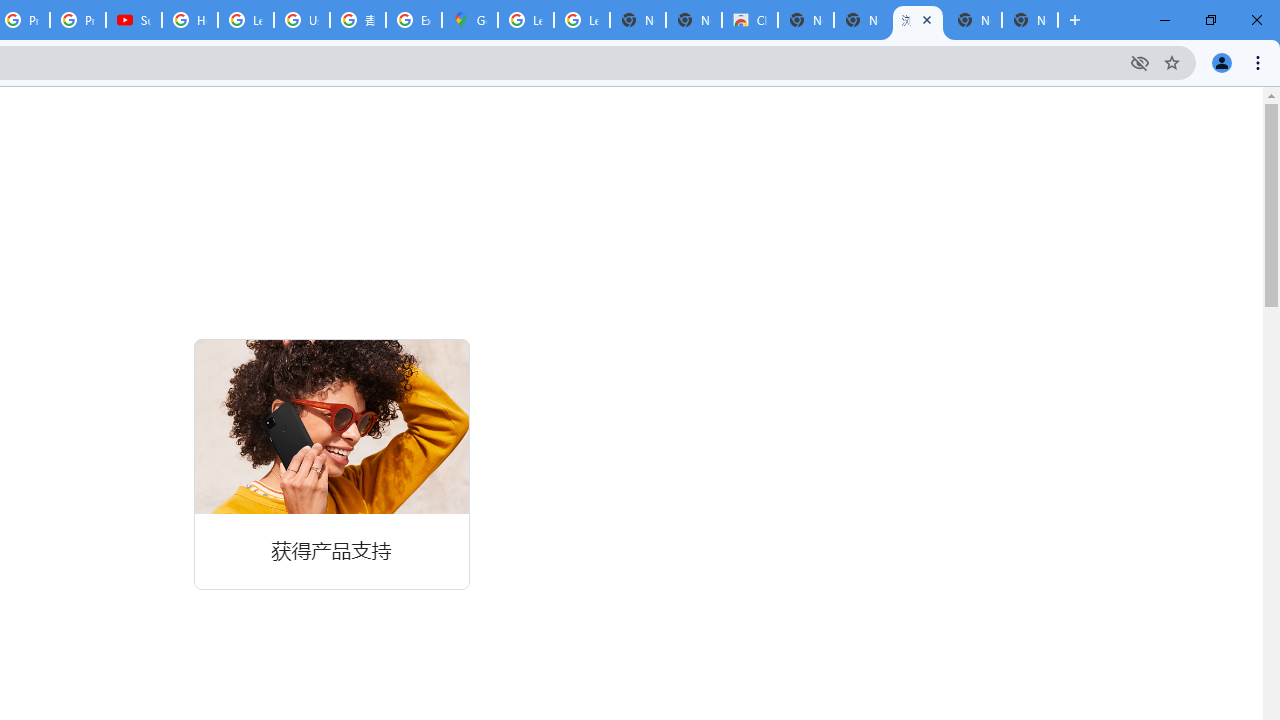  I want to click on 'Explore new street-level details - Google Maps Help', so click(413, 20).